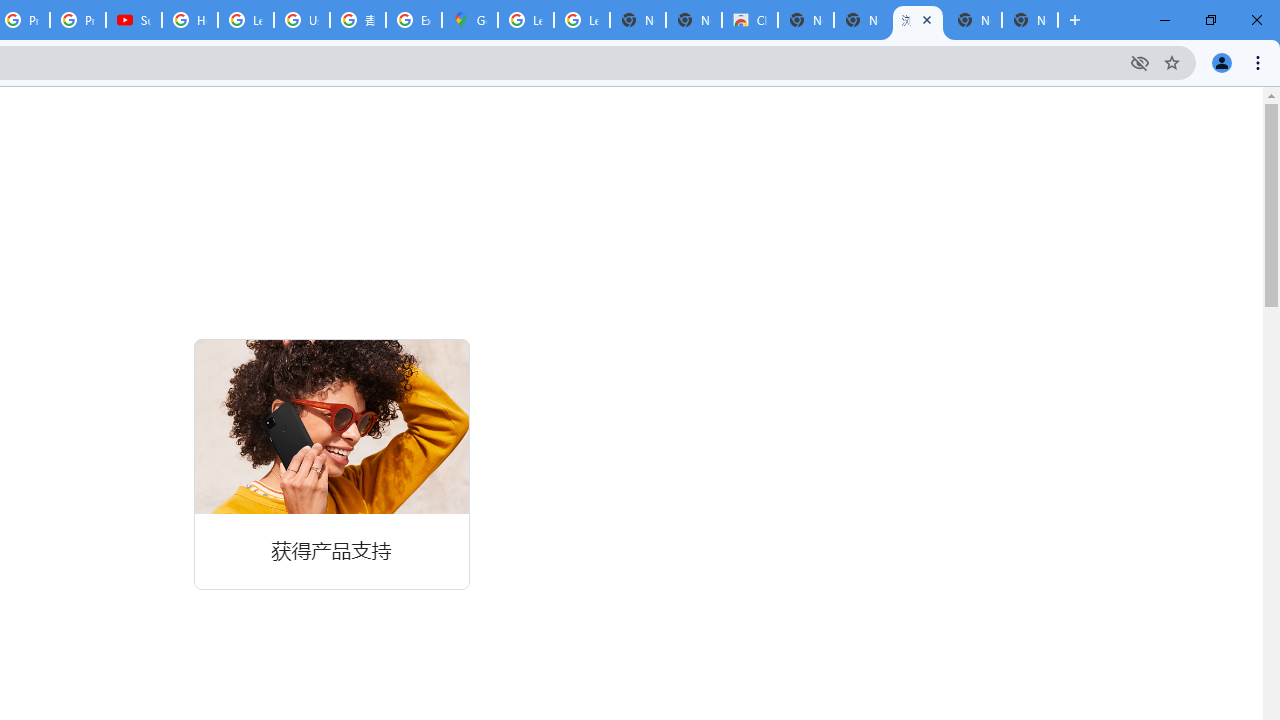  I want to click on 'Explore new street-level details - Google Maps Help', so click(413, 20).